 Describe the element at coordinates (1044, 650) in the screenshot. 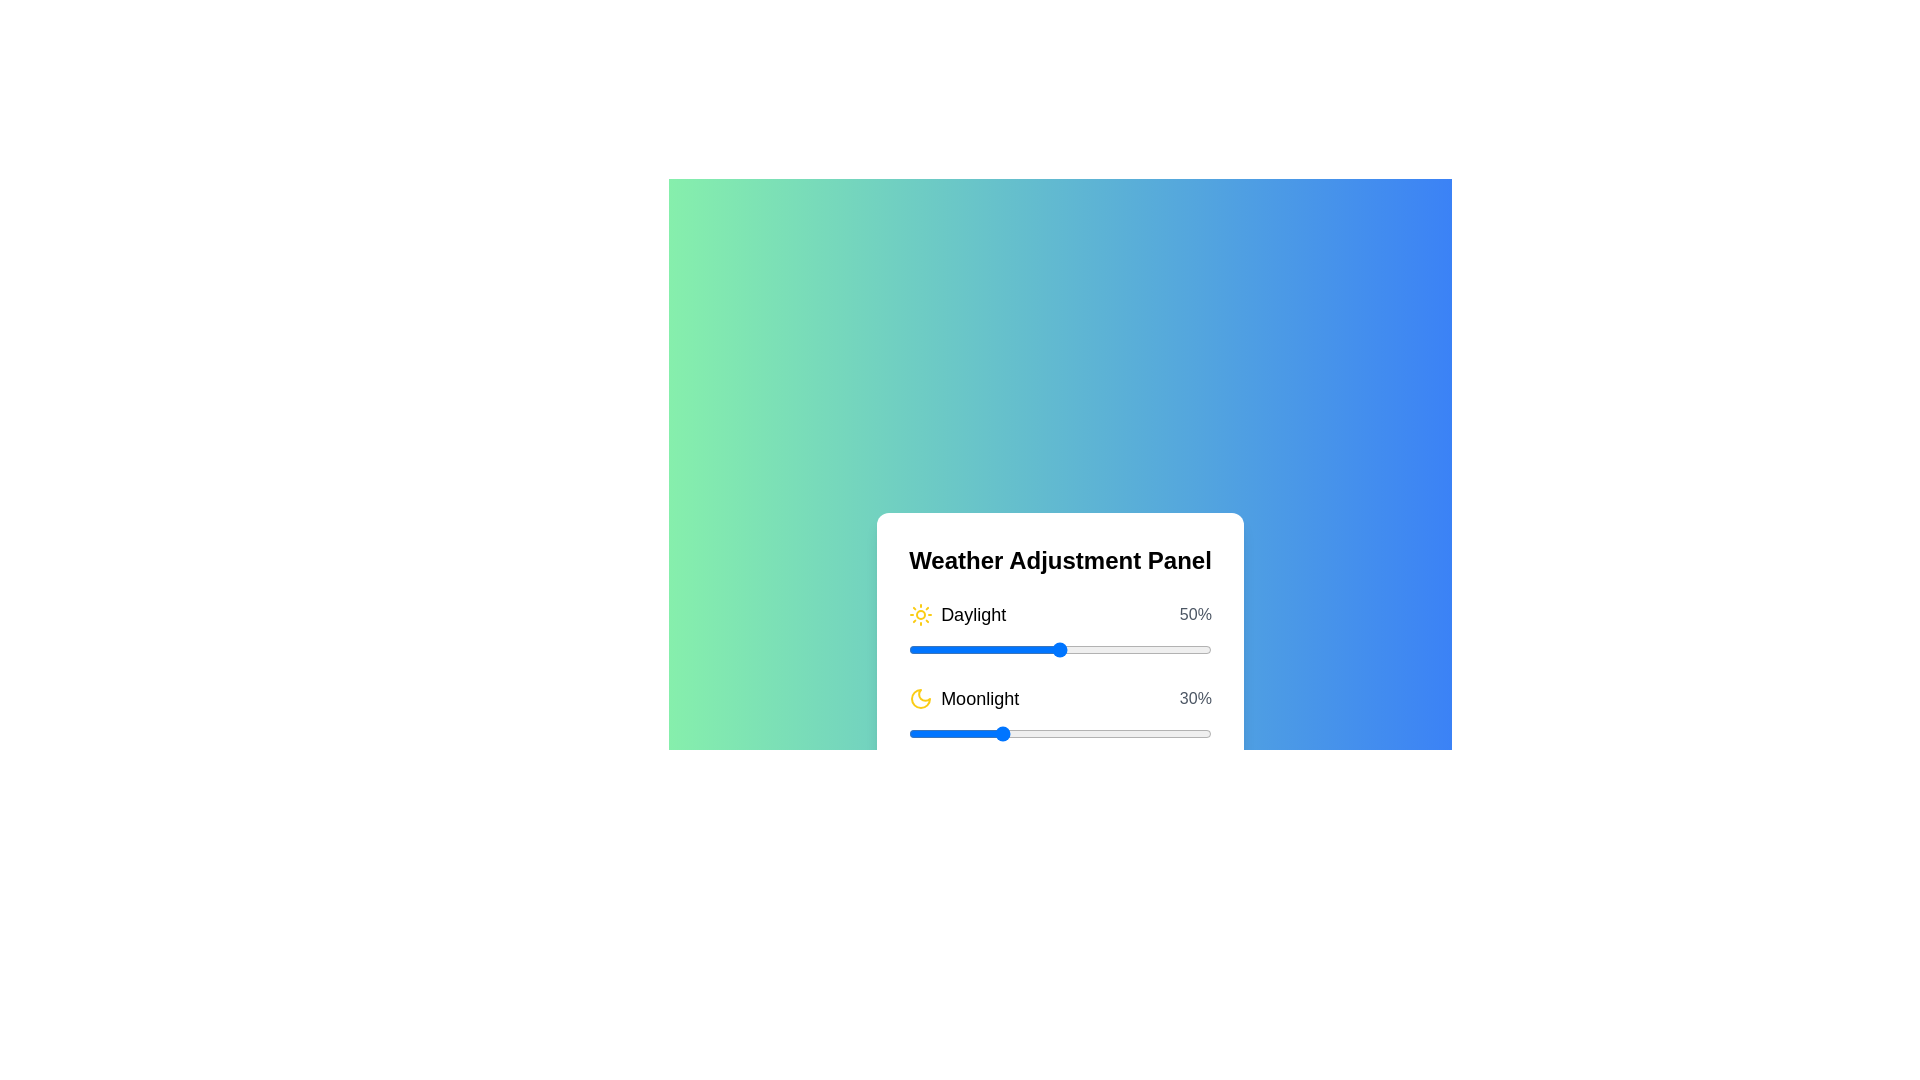

I see `the Daylight slider to 45%` at that location.